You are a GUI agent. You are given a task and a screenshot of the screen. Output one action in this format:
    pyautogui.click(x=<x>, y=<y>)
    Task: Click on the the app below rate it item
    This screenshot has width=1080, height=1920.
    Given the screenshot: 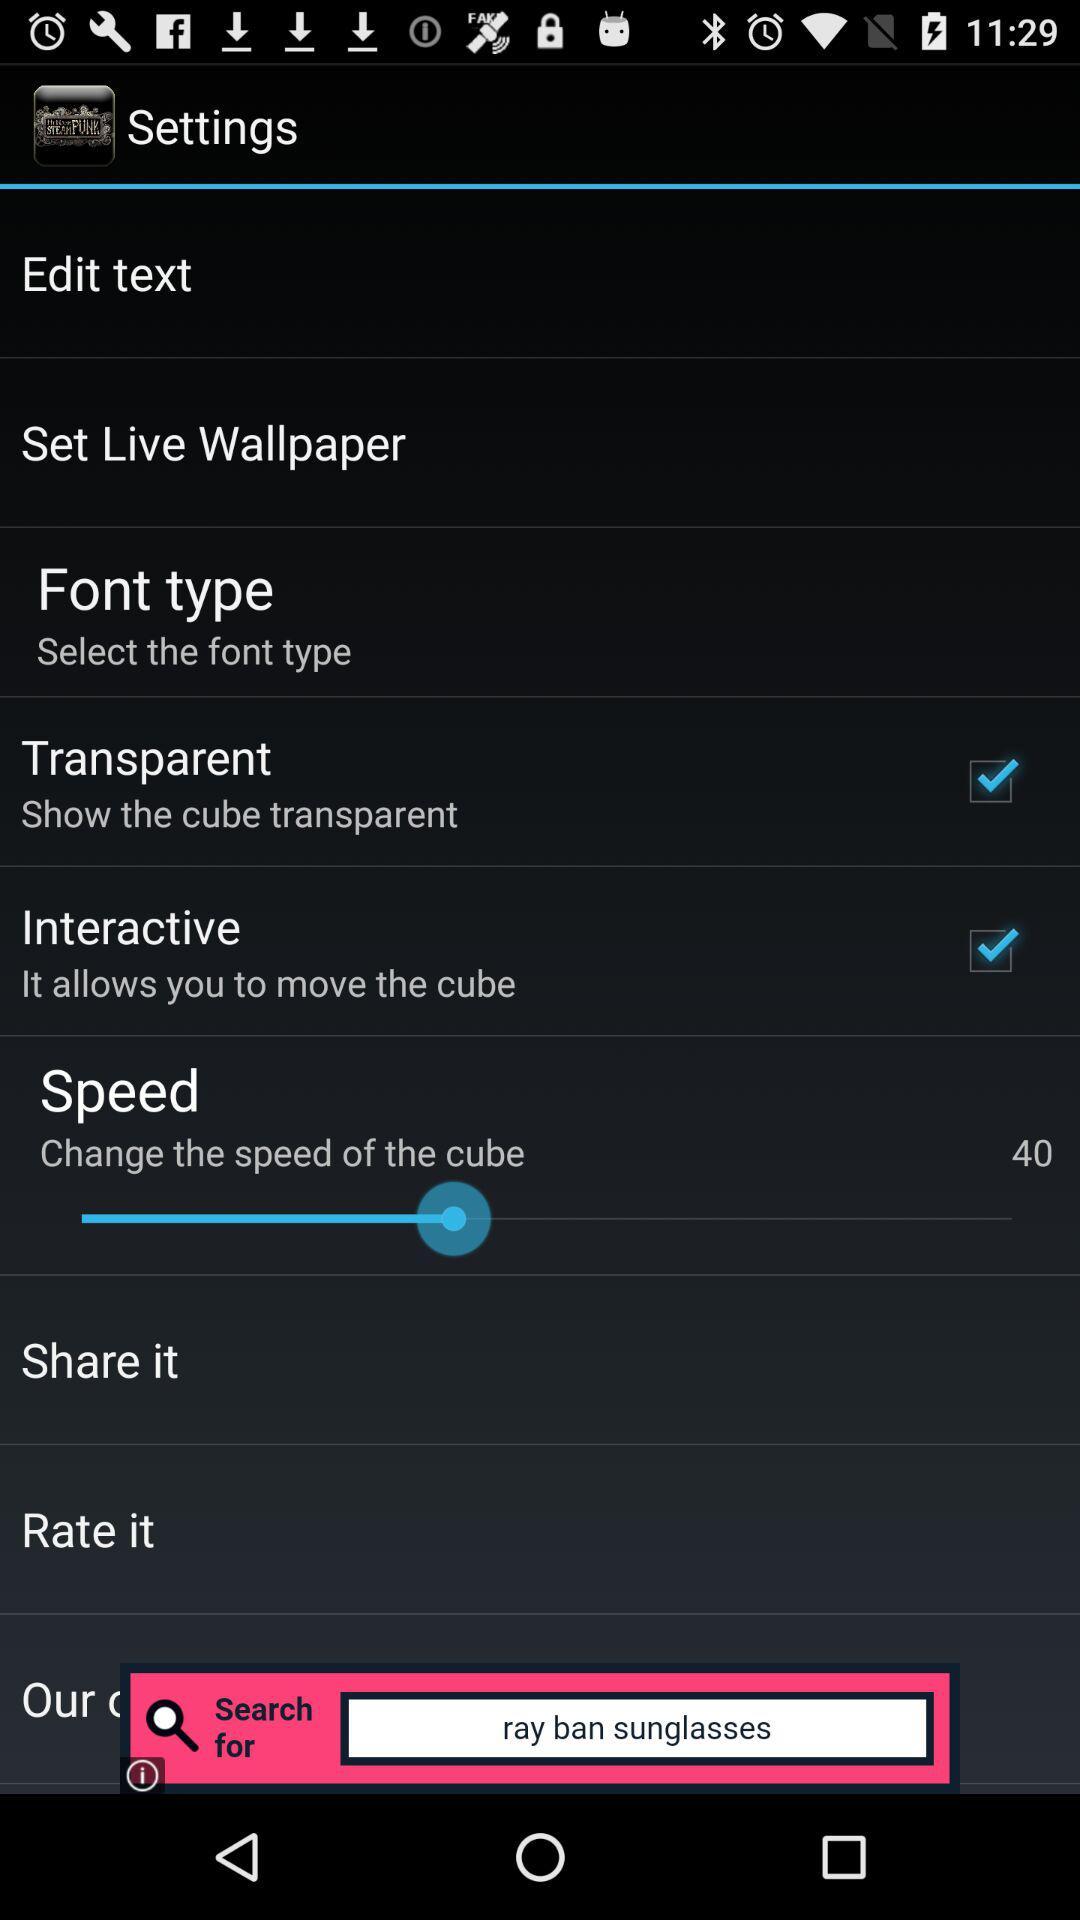 What is the action you would take?
    pyautogui.click(x=540, y=1727)
    